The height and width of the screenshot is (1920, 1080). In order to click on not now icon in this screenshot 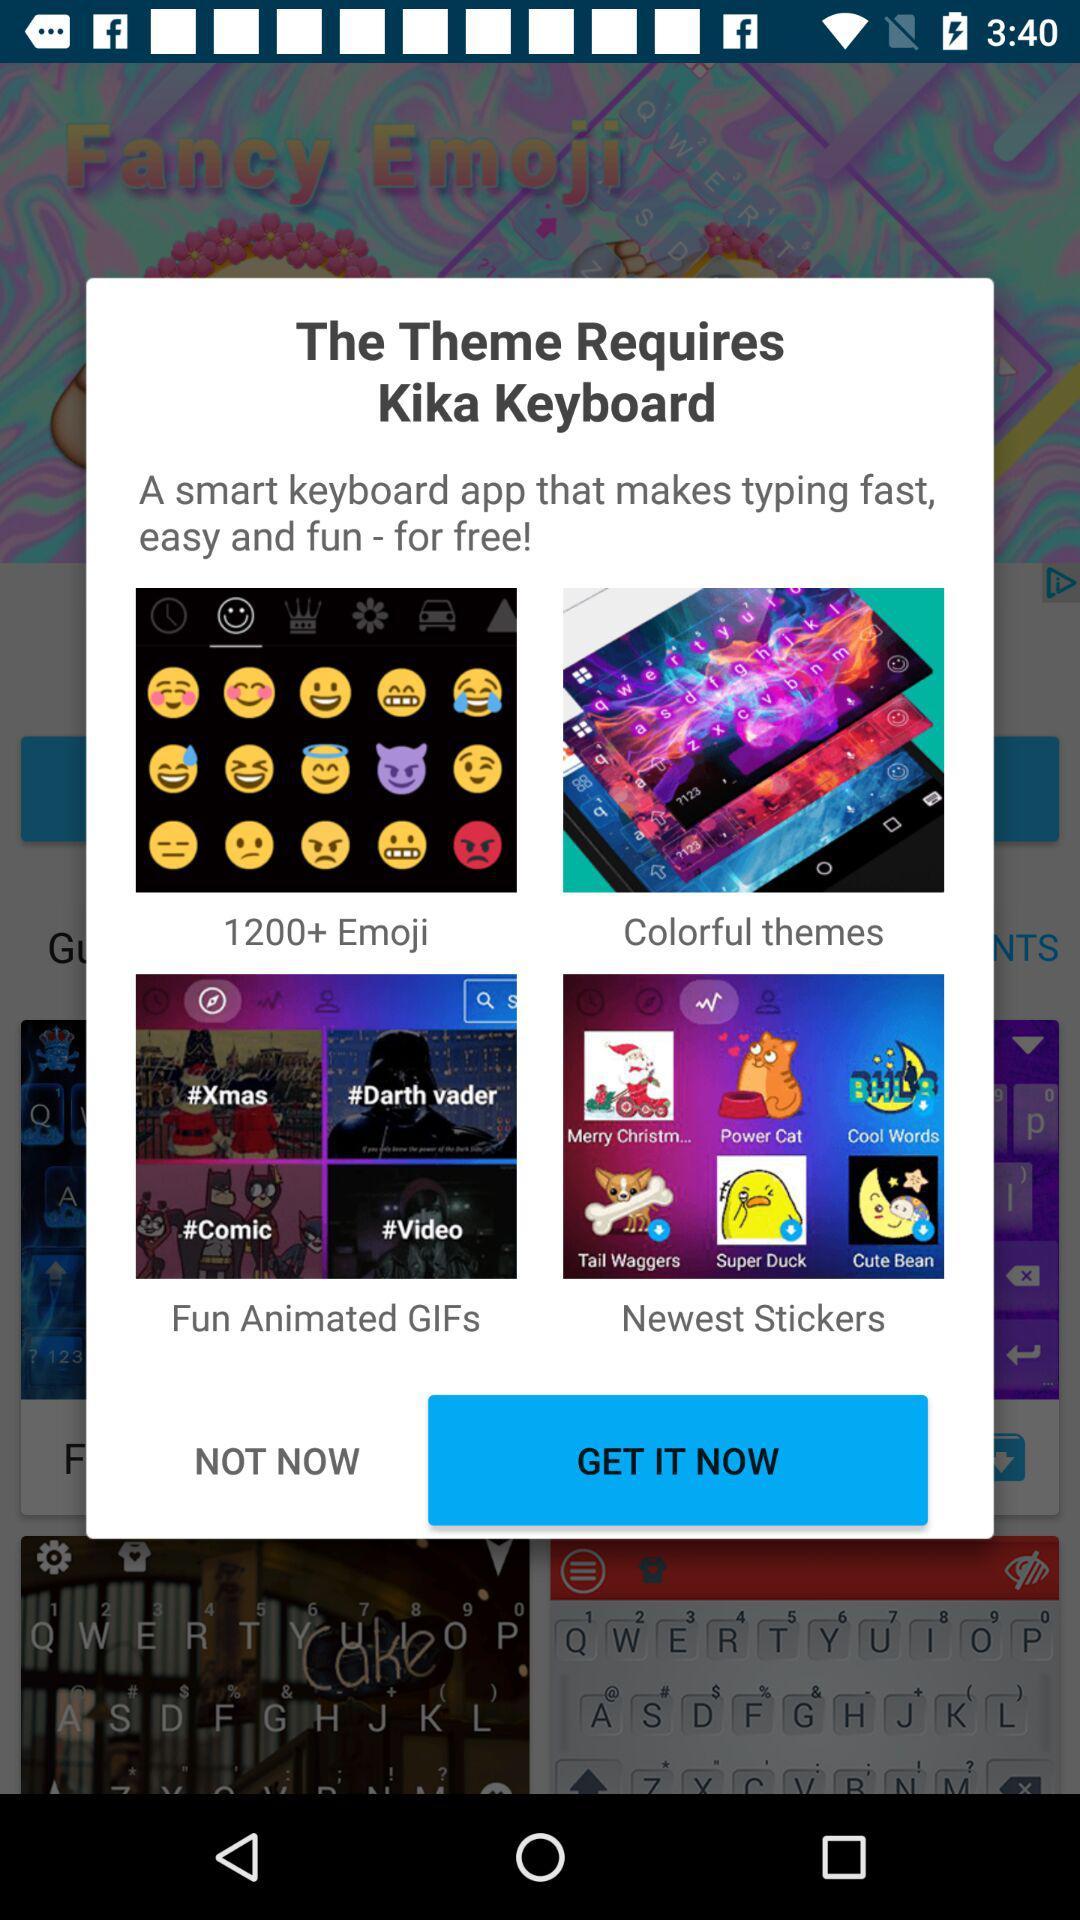, I will do `click(276, 1460)`.